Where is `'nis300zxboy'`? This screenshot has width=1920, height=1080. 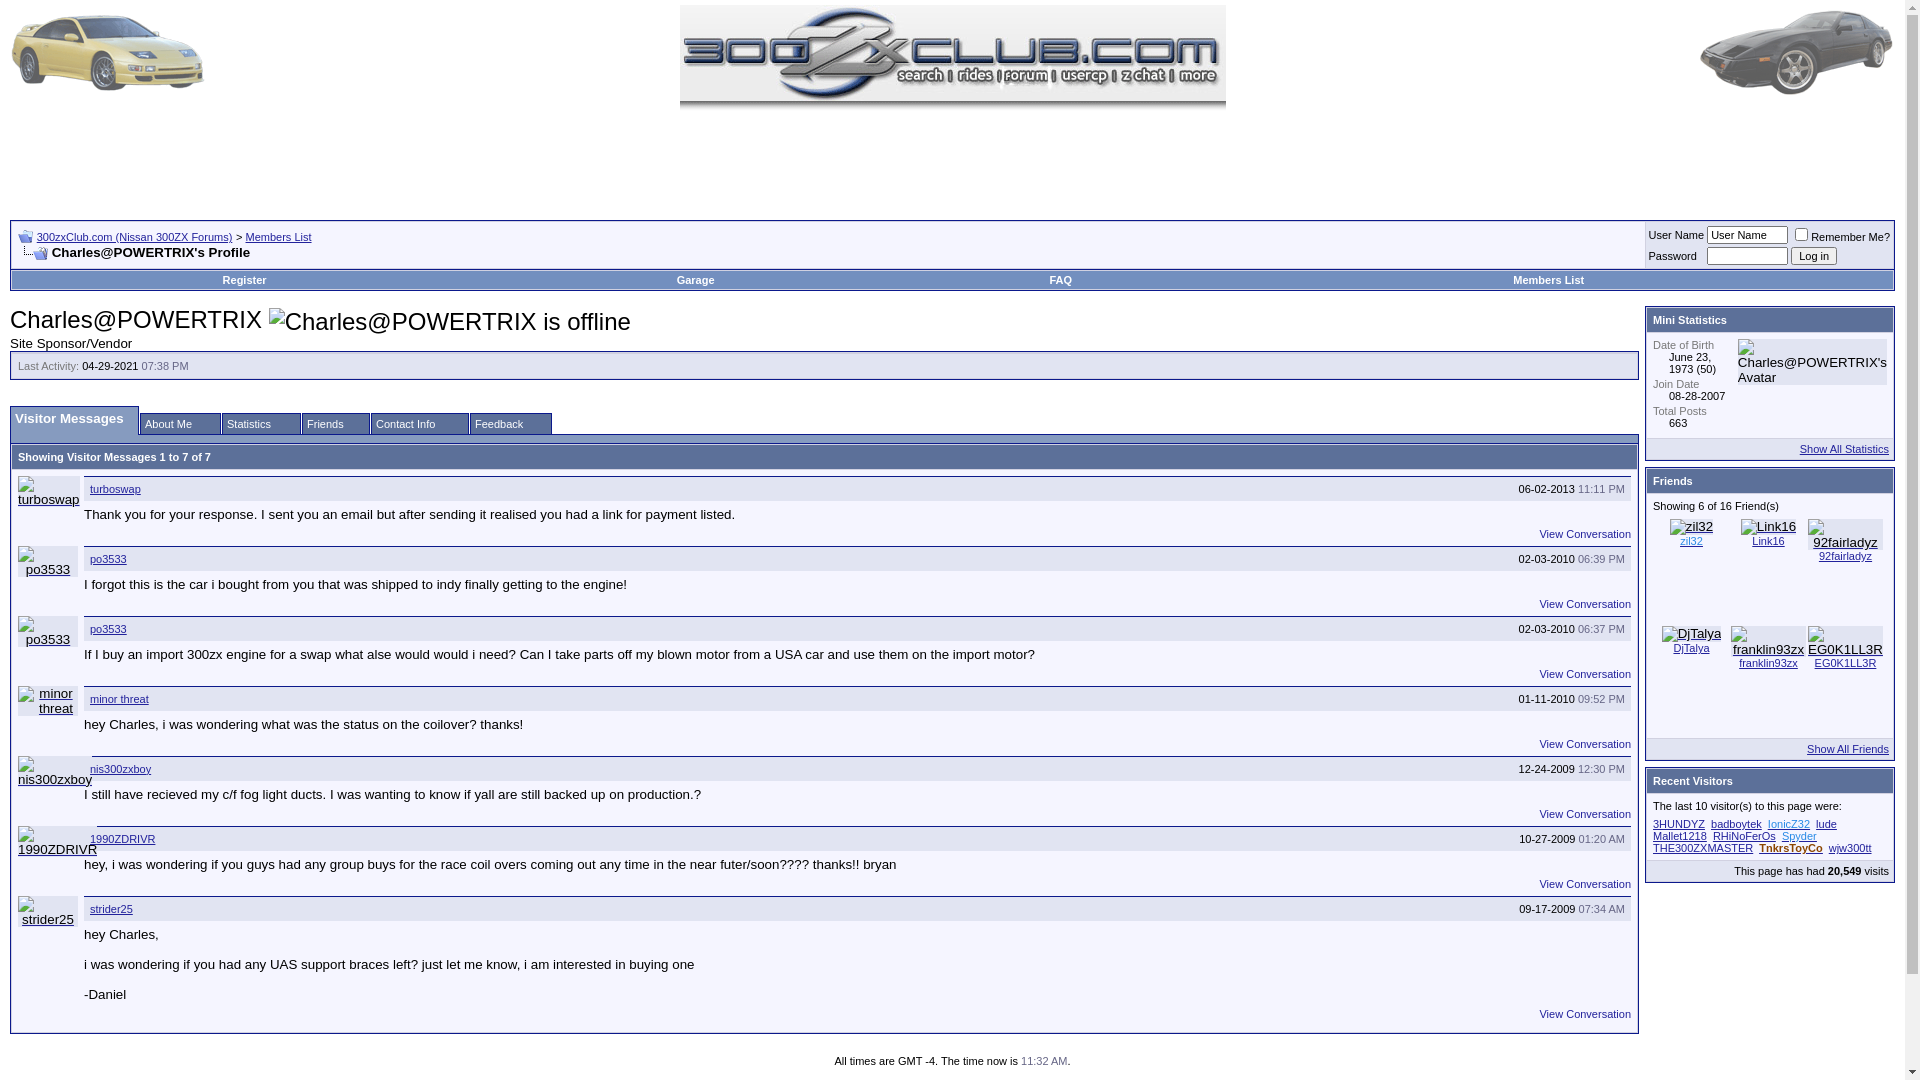
'nis300zxboy' is located at coordinates (119, 767).